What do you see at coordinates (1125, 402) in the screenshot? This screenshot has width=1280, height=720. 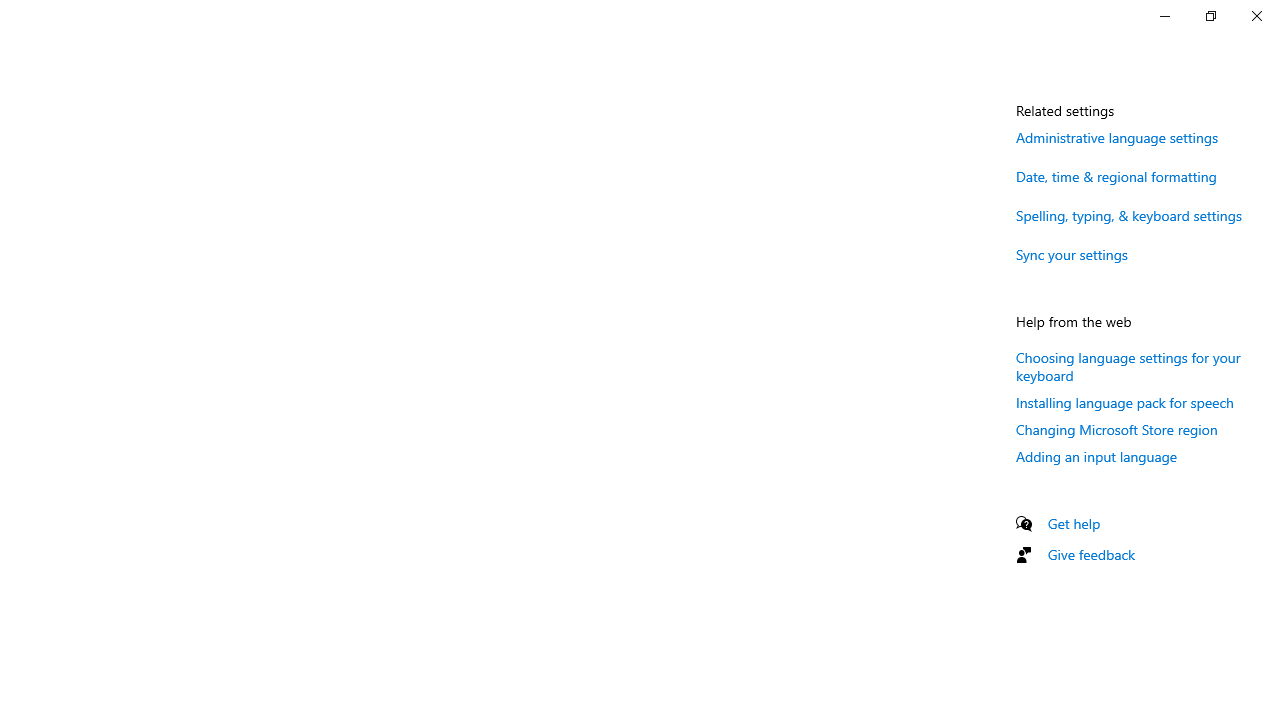 I see `'Installing language pack for speech'` at bounding box center [1125, 402].